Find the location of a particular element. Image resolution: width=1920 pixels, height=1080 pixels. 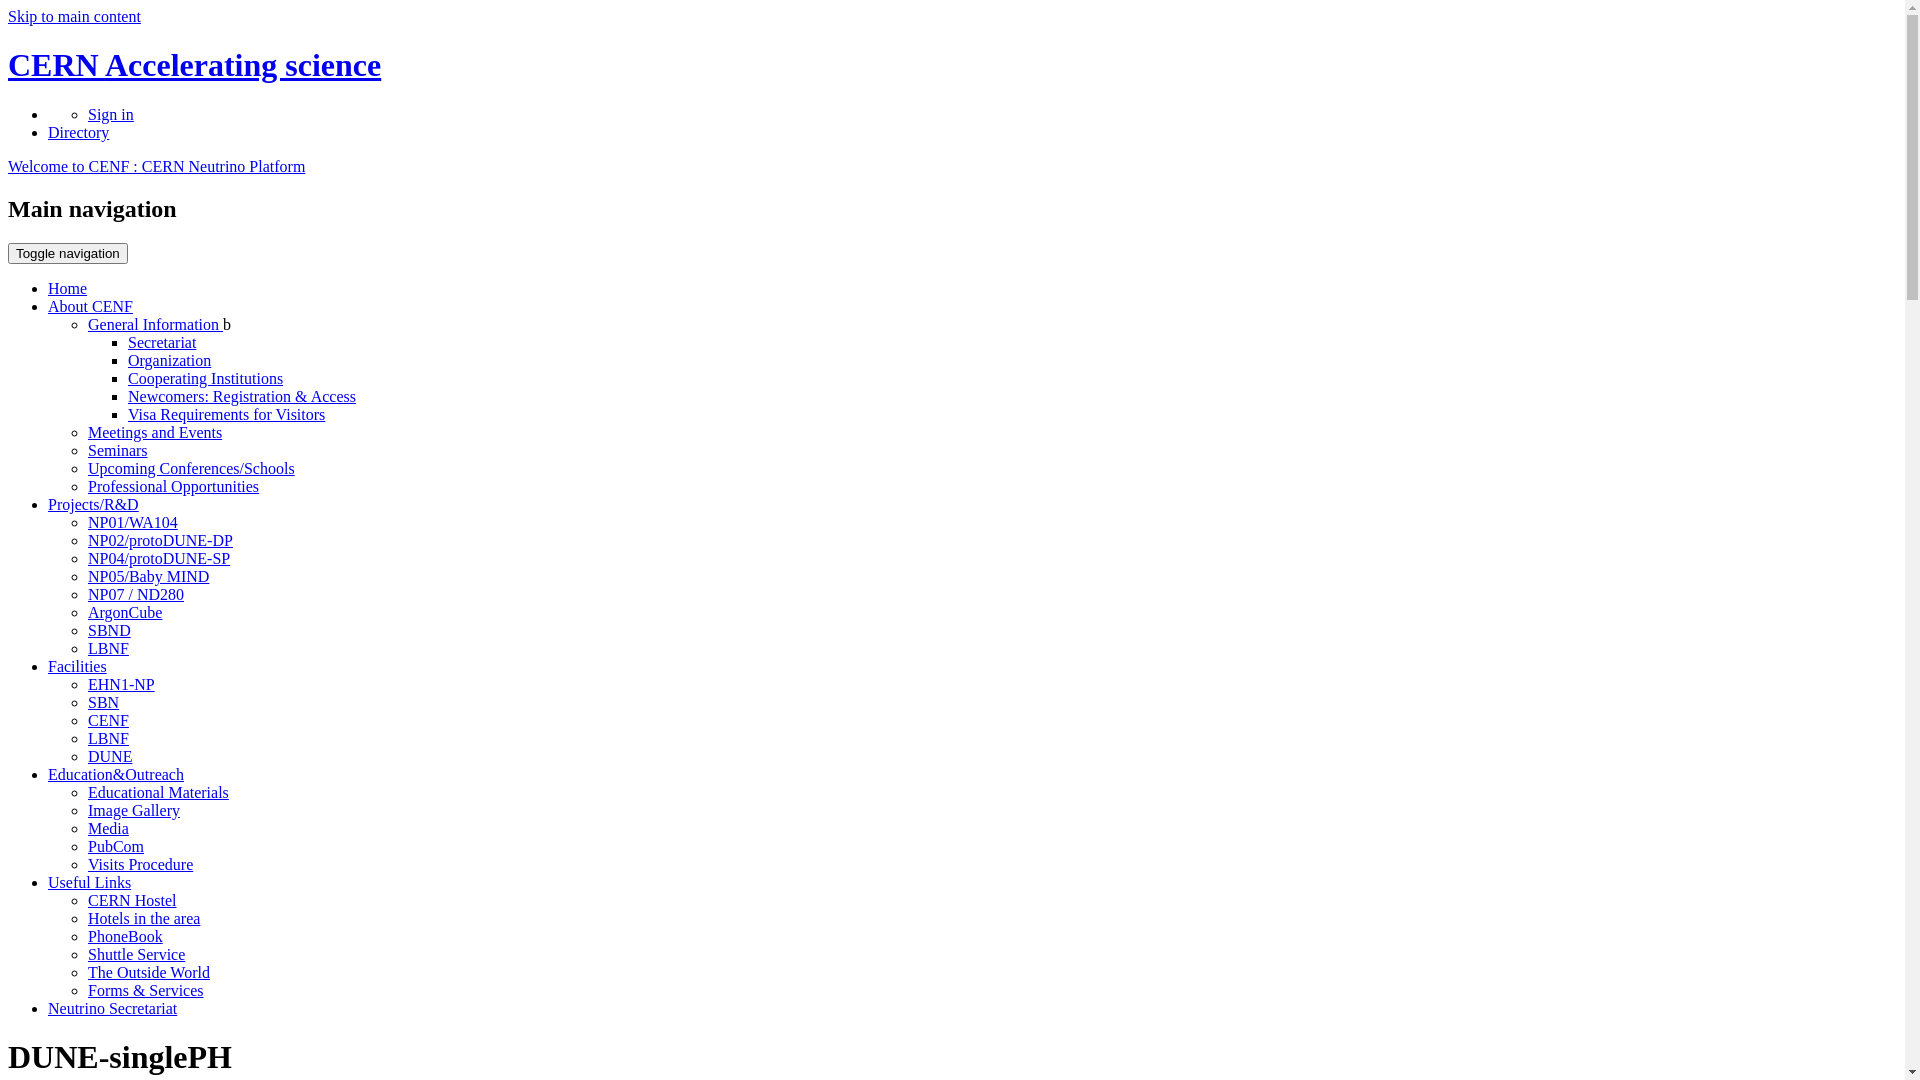

'PhoneBook' is located at coordinates (124, 936).